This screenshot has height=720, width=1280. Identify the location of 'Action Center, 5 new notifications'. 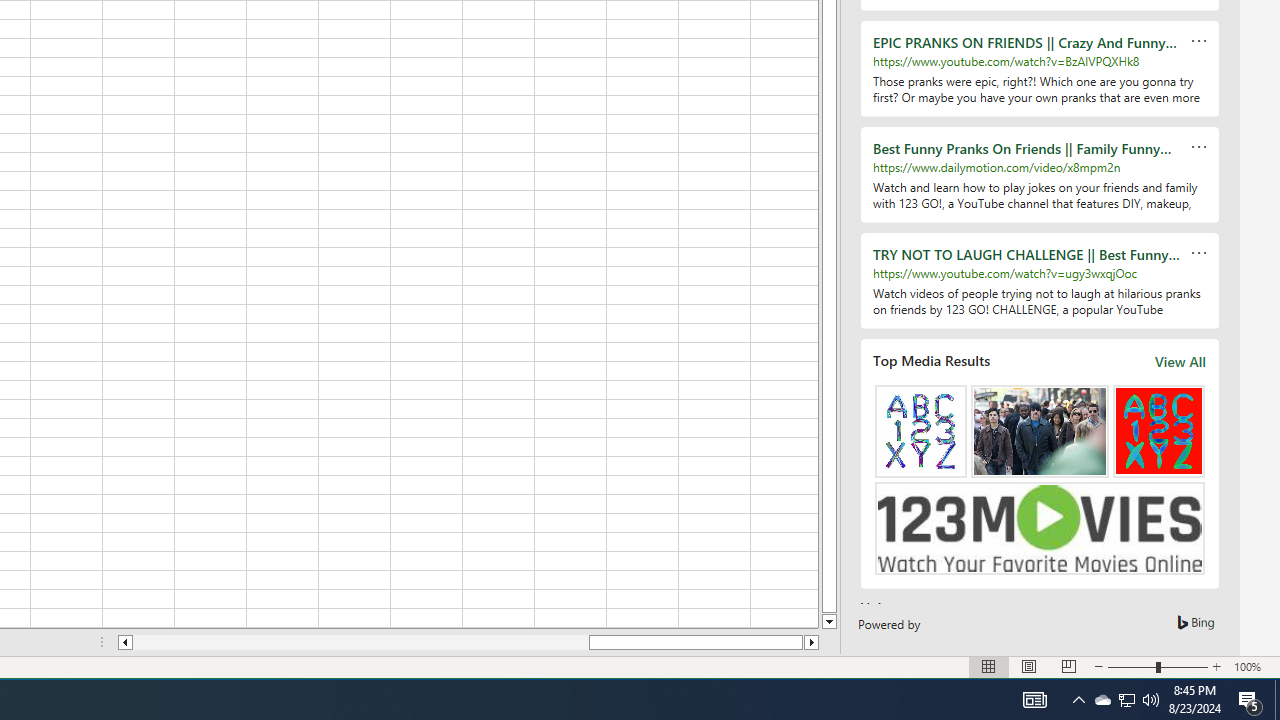
(1250, 698).